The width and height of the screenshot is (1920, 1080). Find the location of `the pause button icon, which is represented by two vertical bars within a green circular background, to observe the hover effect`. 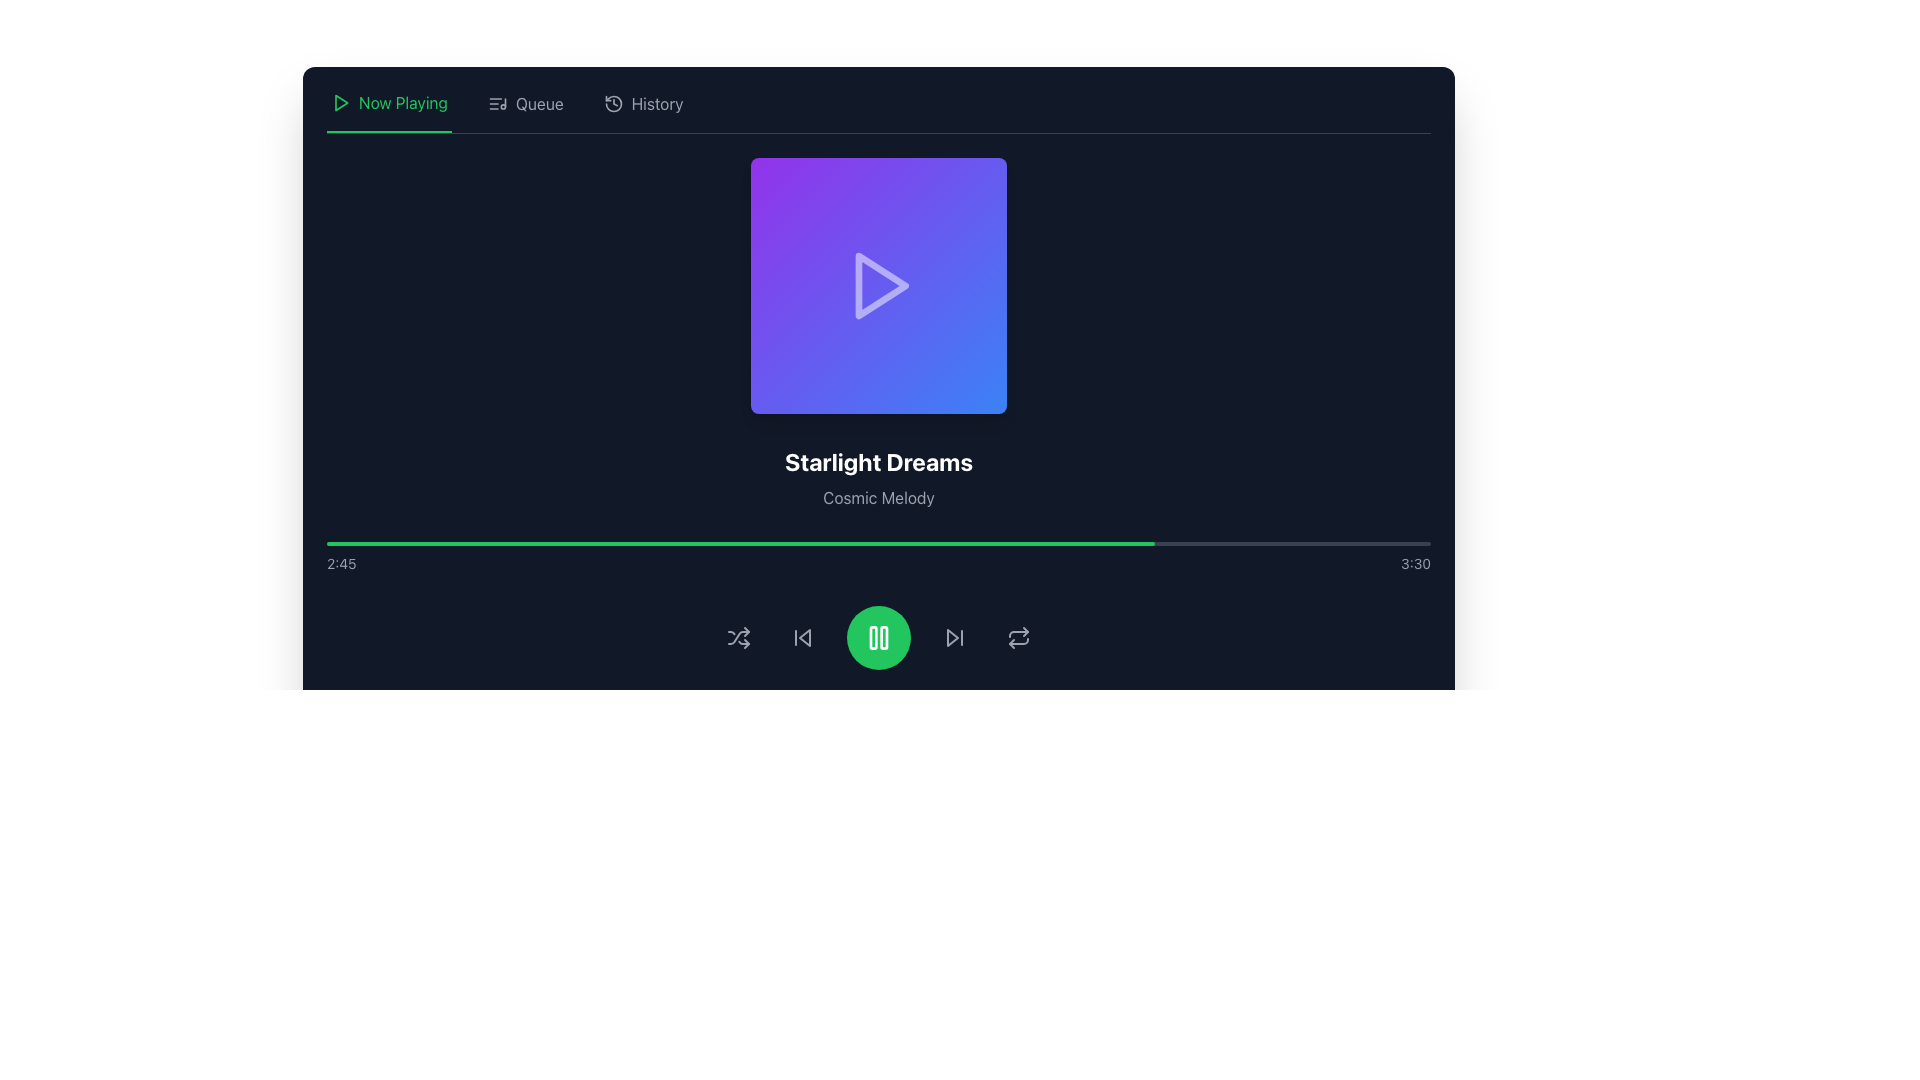

the pause button icon, which is represented by two vertical bars within a green circular background, to observe the hover effect is located at coordinates (878, 637).